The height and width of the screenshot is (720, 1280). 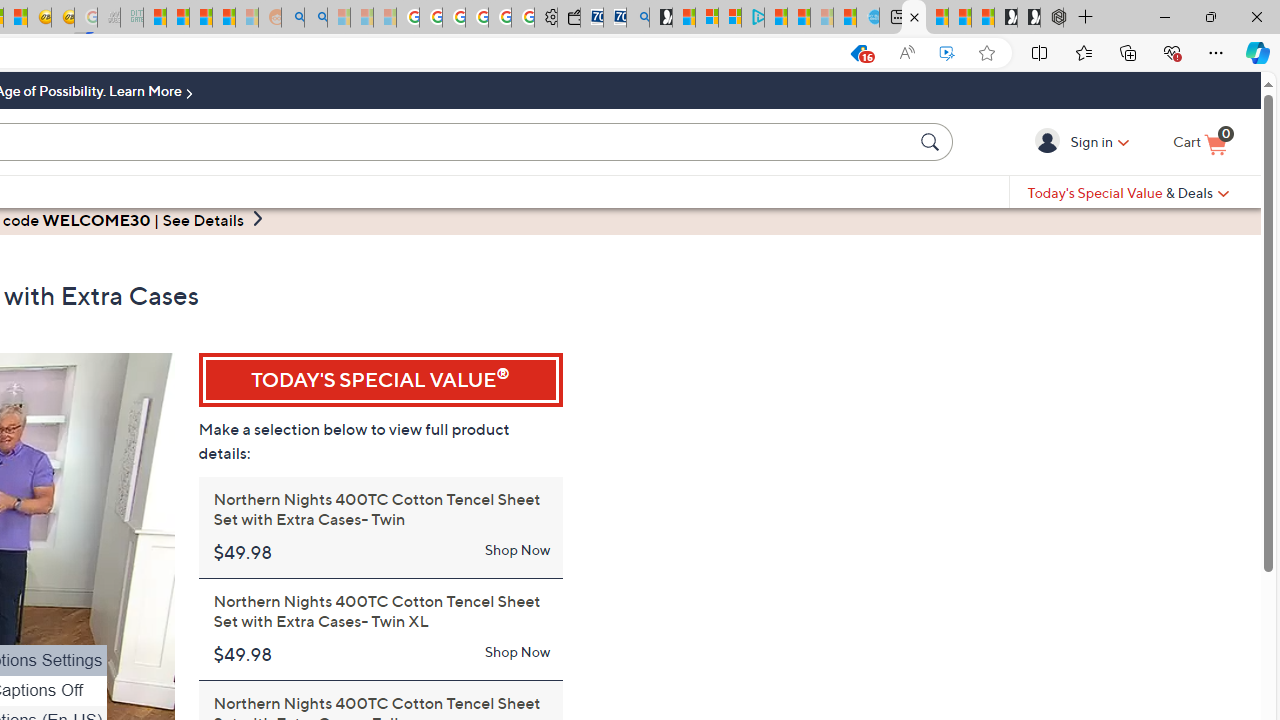 What do you see at coordinates (1128, 192) in the screenshot?
I see `'Today'` at bounding box center [1128, 192].